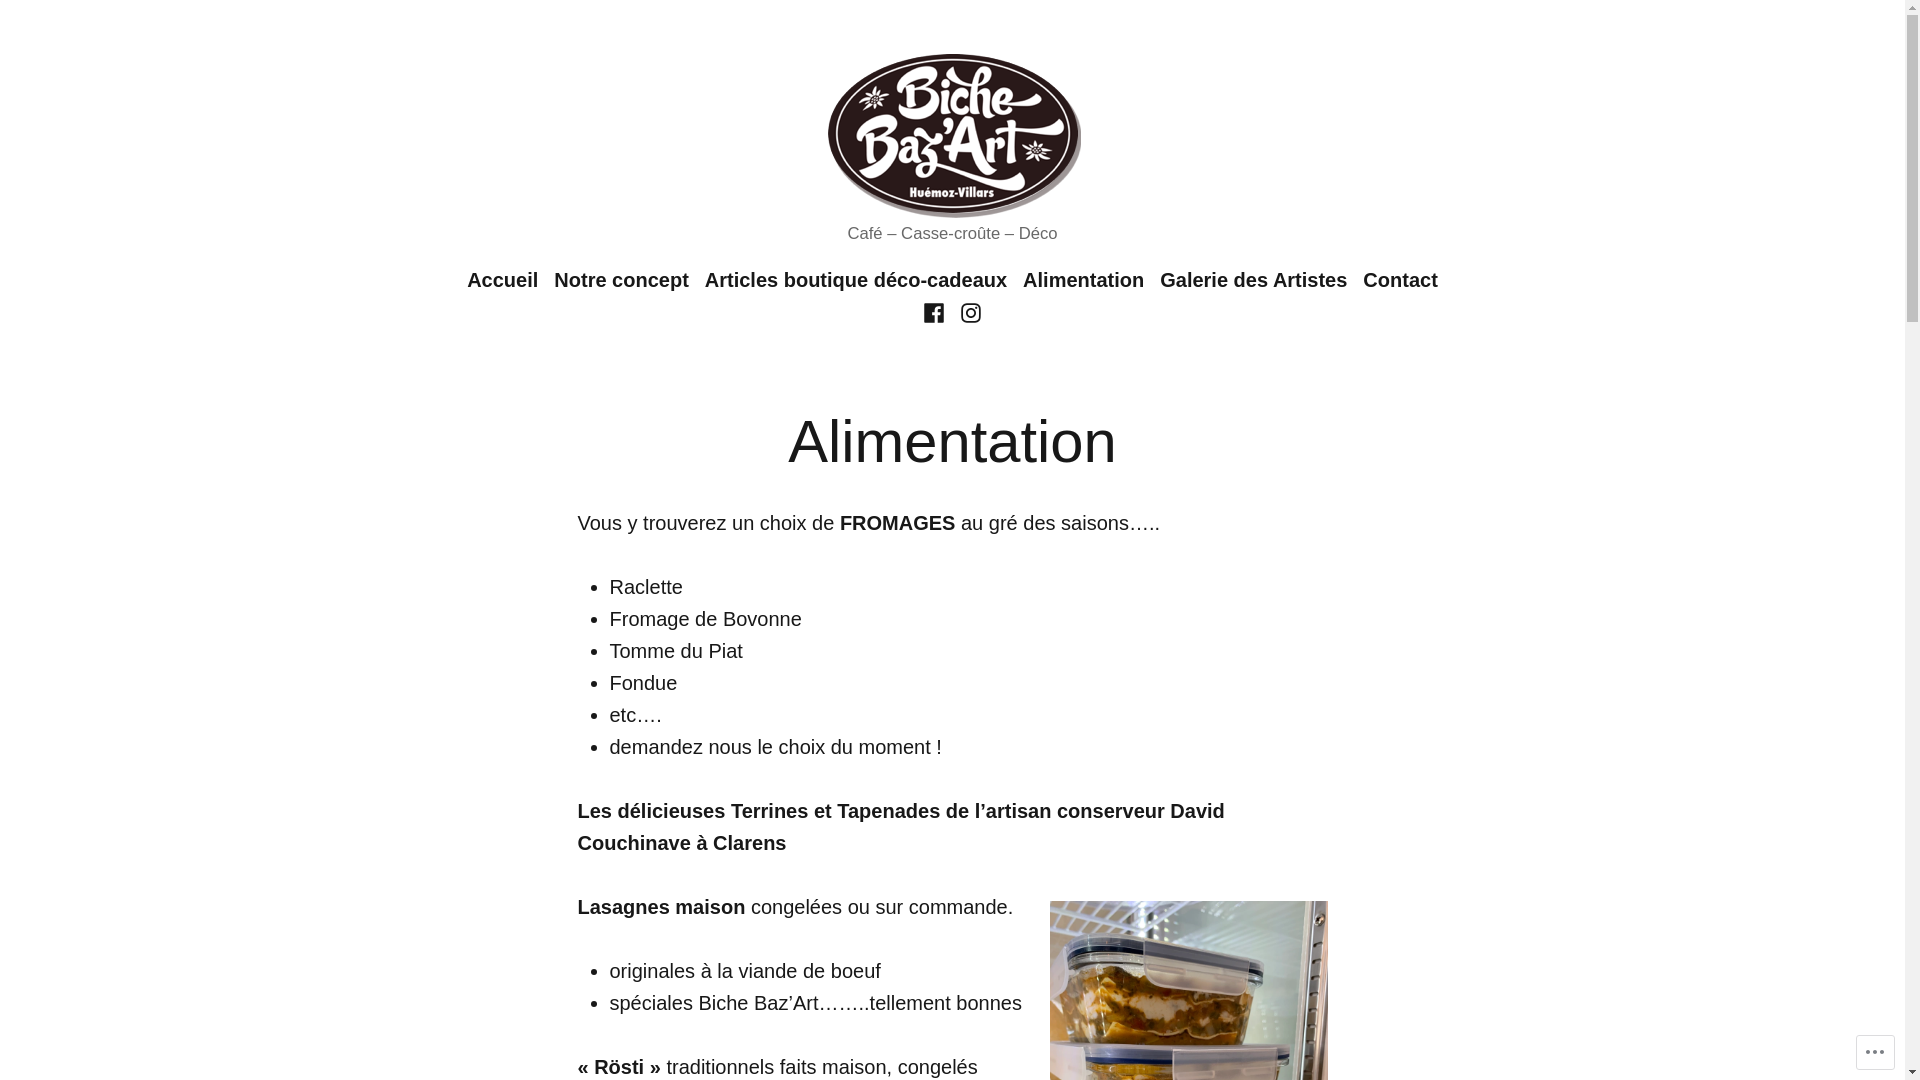 Image resolution: width=1920 pixels, height=1080 pixels. I want to click on 'Accueil', so click(506, 279).